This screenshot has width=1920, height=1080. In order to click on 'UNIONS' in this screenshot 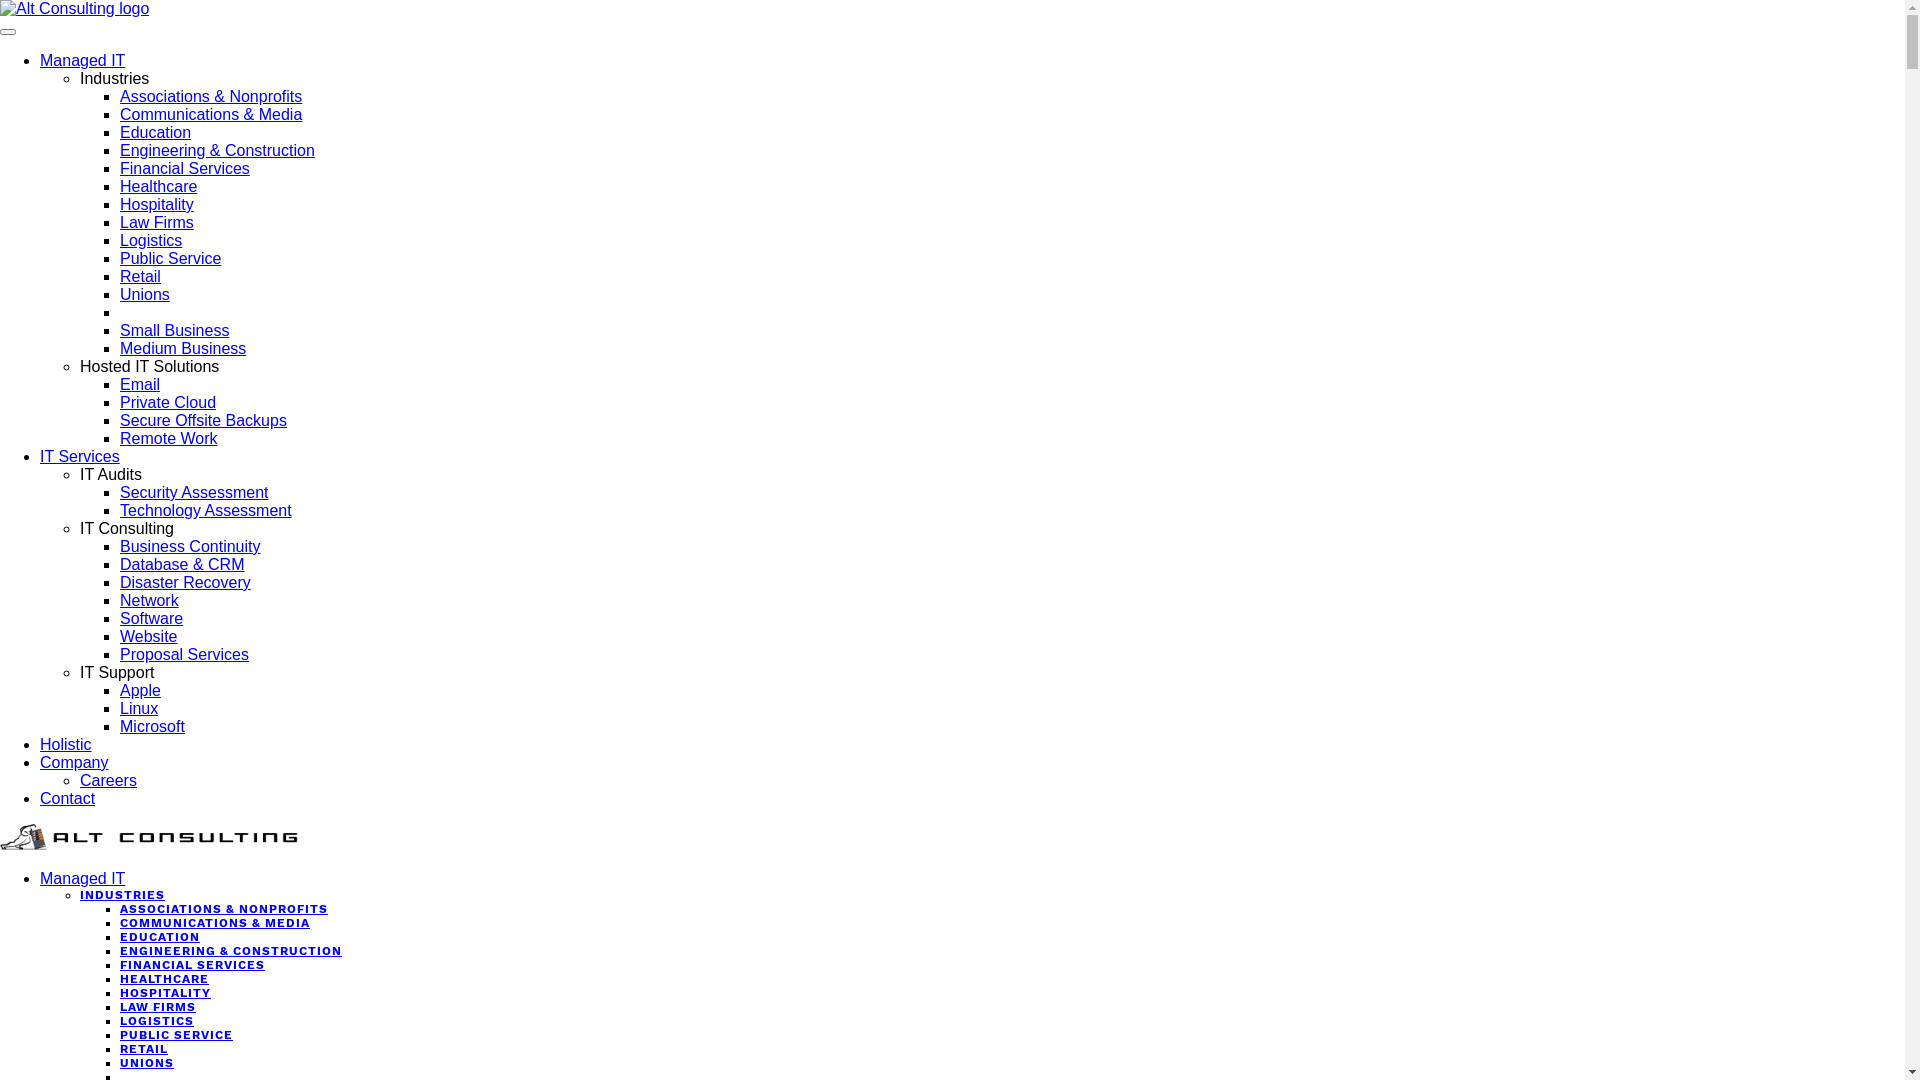, I will do `click(146, 1062)`.